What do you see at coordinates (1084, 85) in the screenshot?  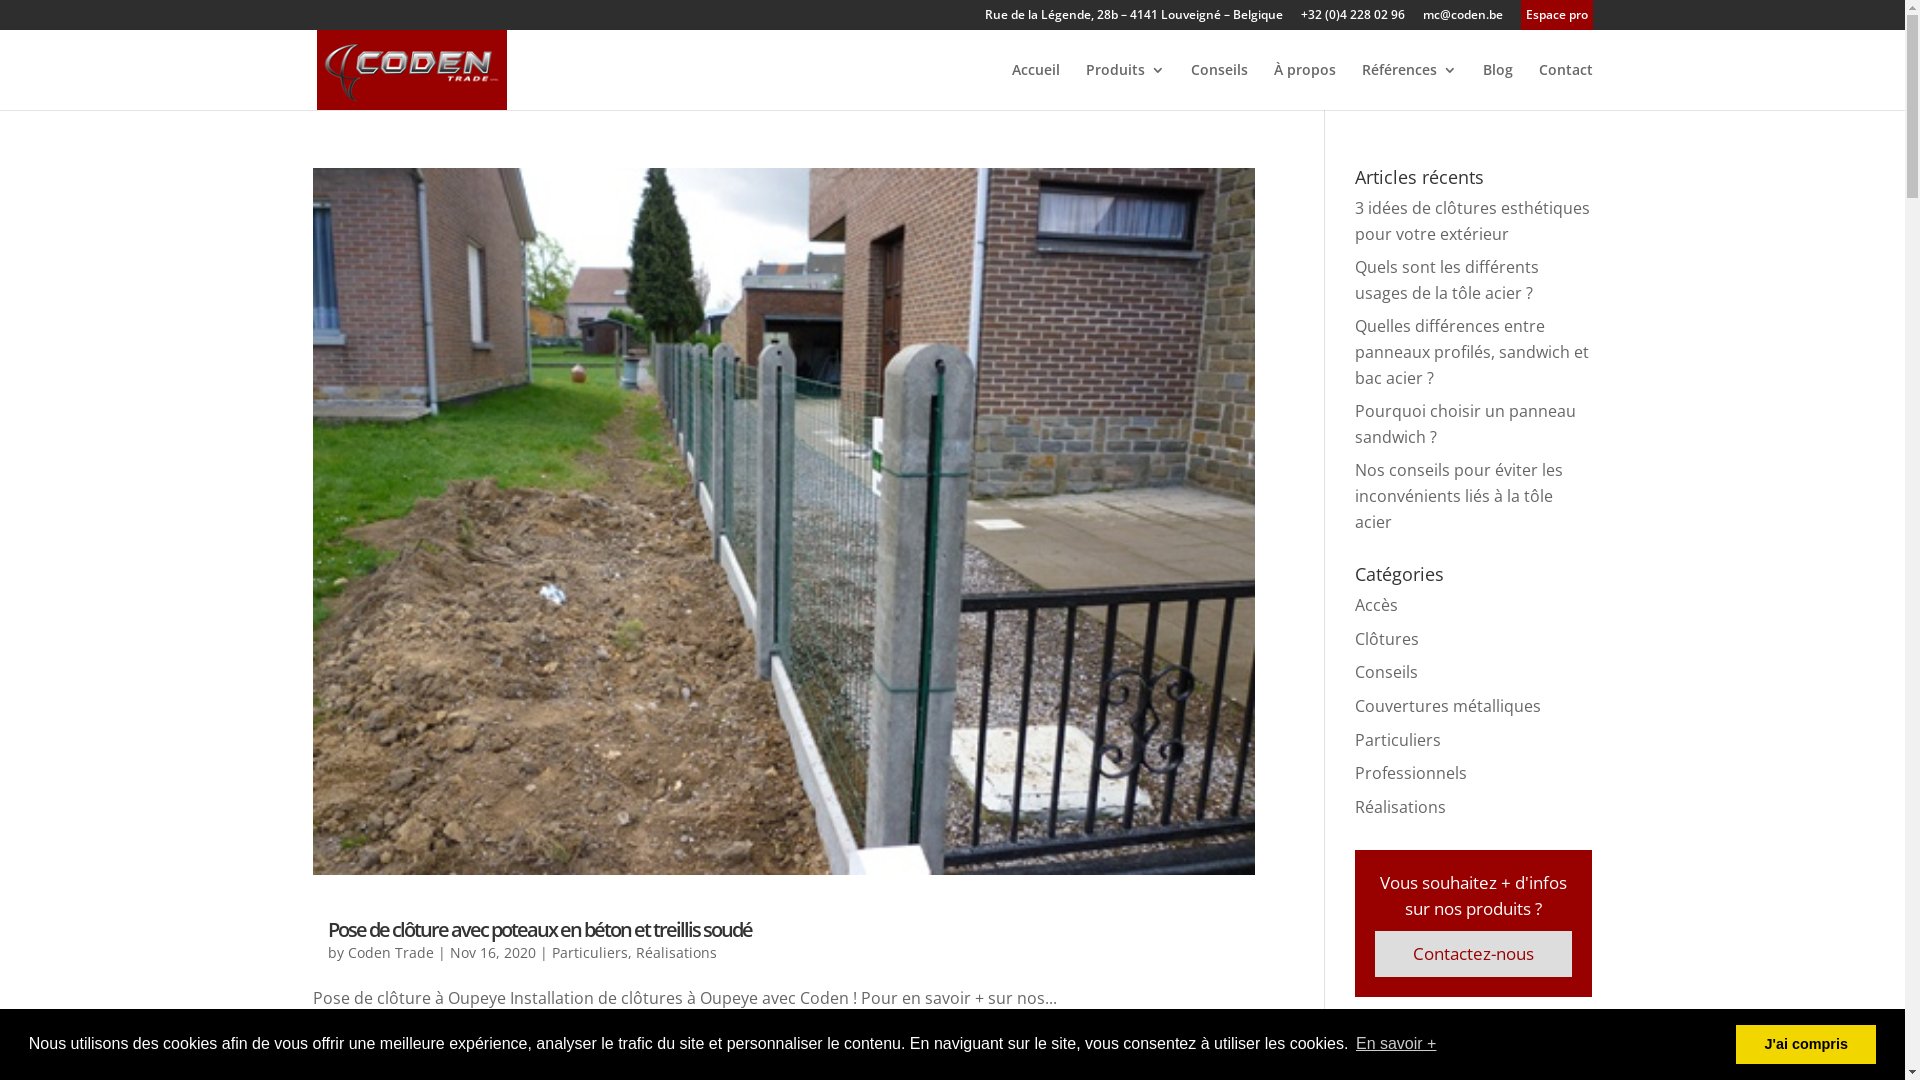 I see `'Produits'` at bounding box center [1084, 85].